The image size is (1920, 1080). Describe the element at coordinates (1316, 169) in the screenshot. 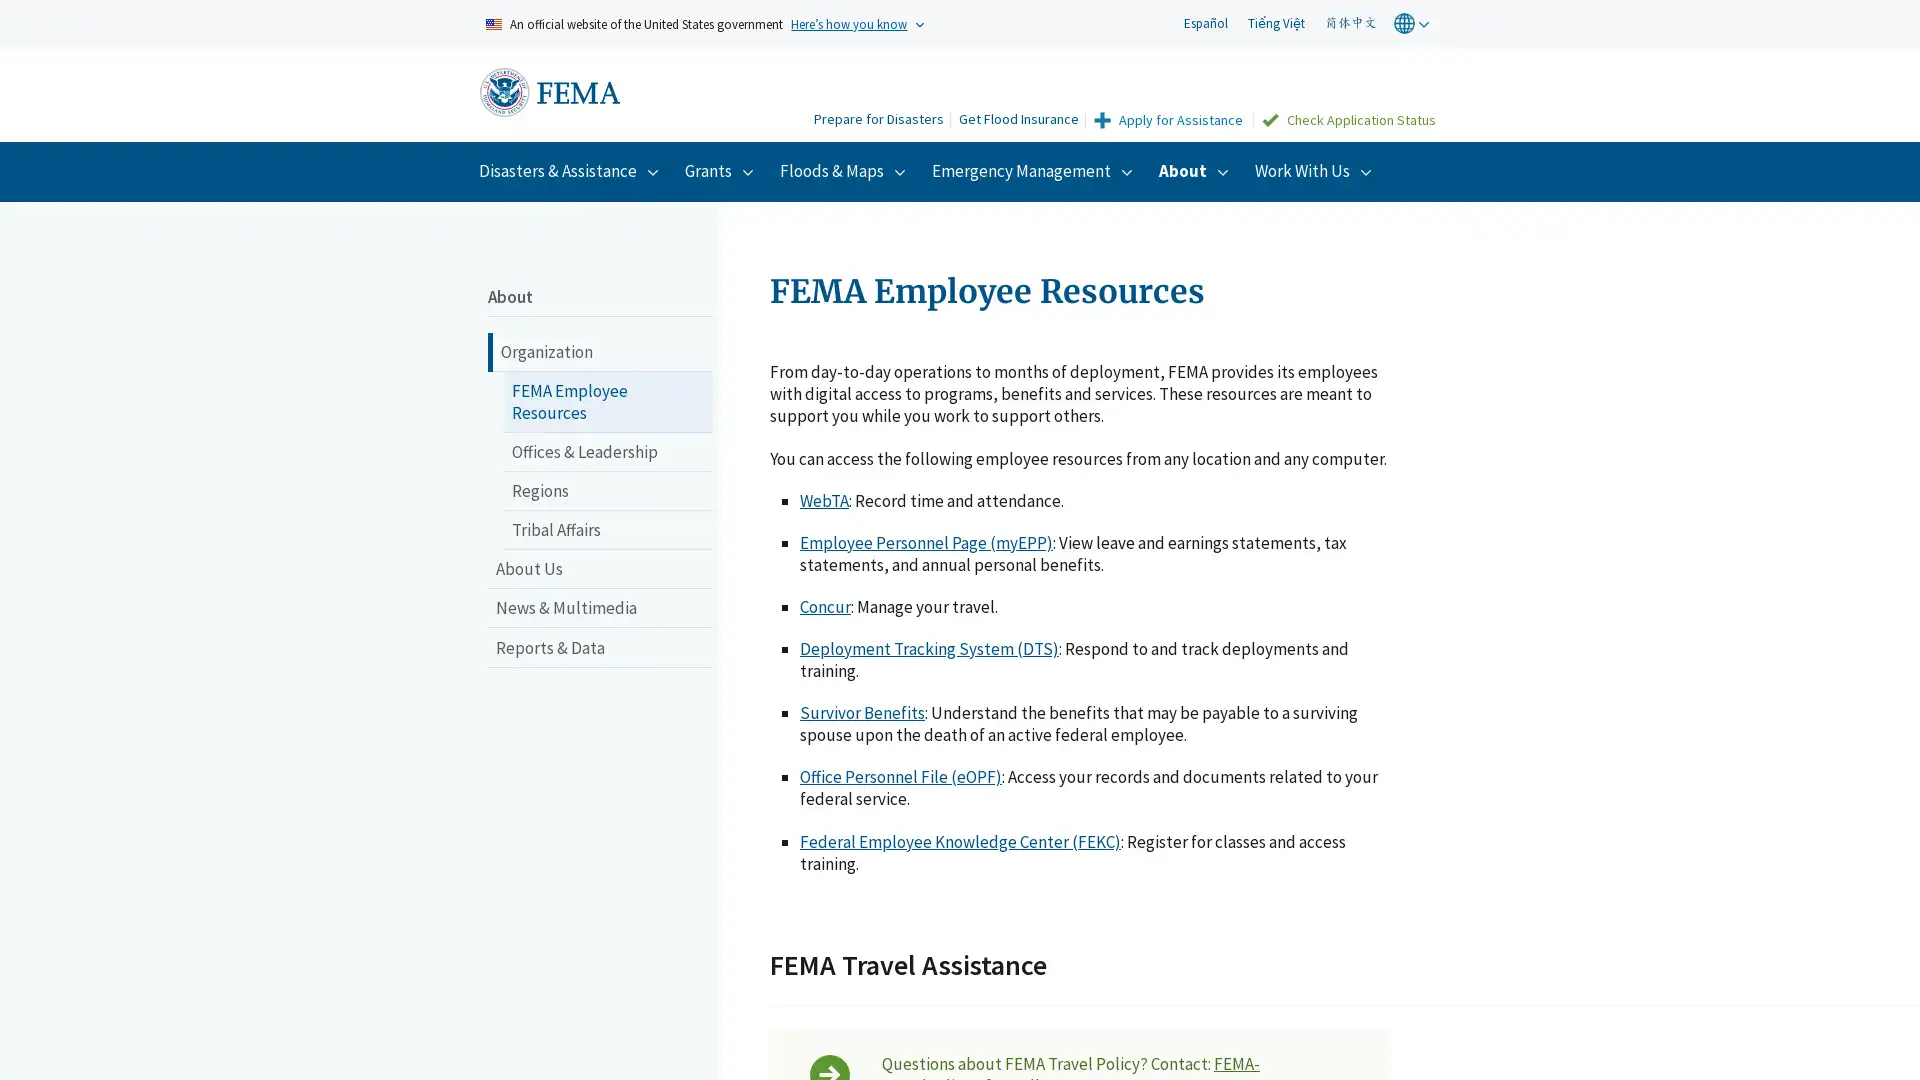

I see `Work With Us` at that location.